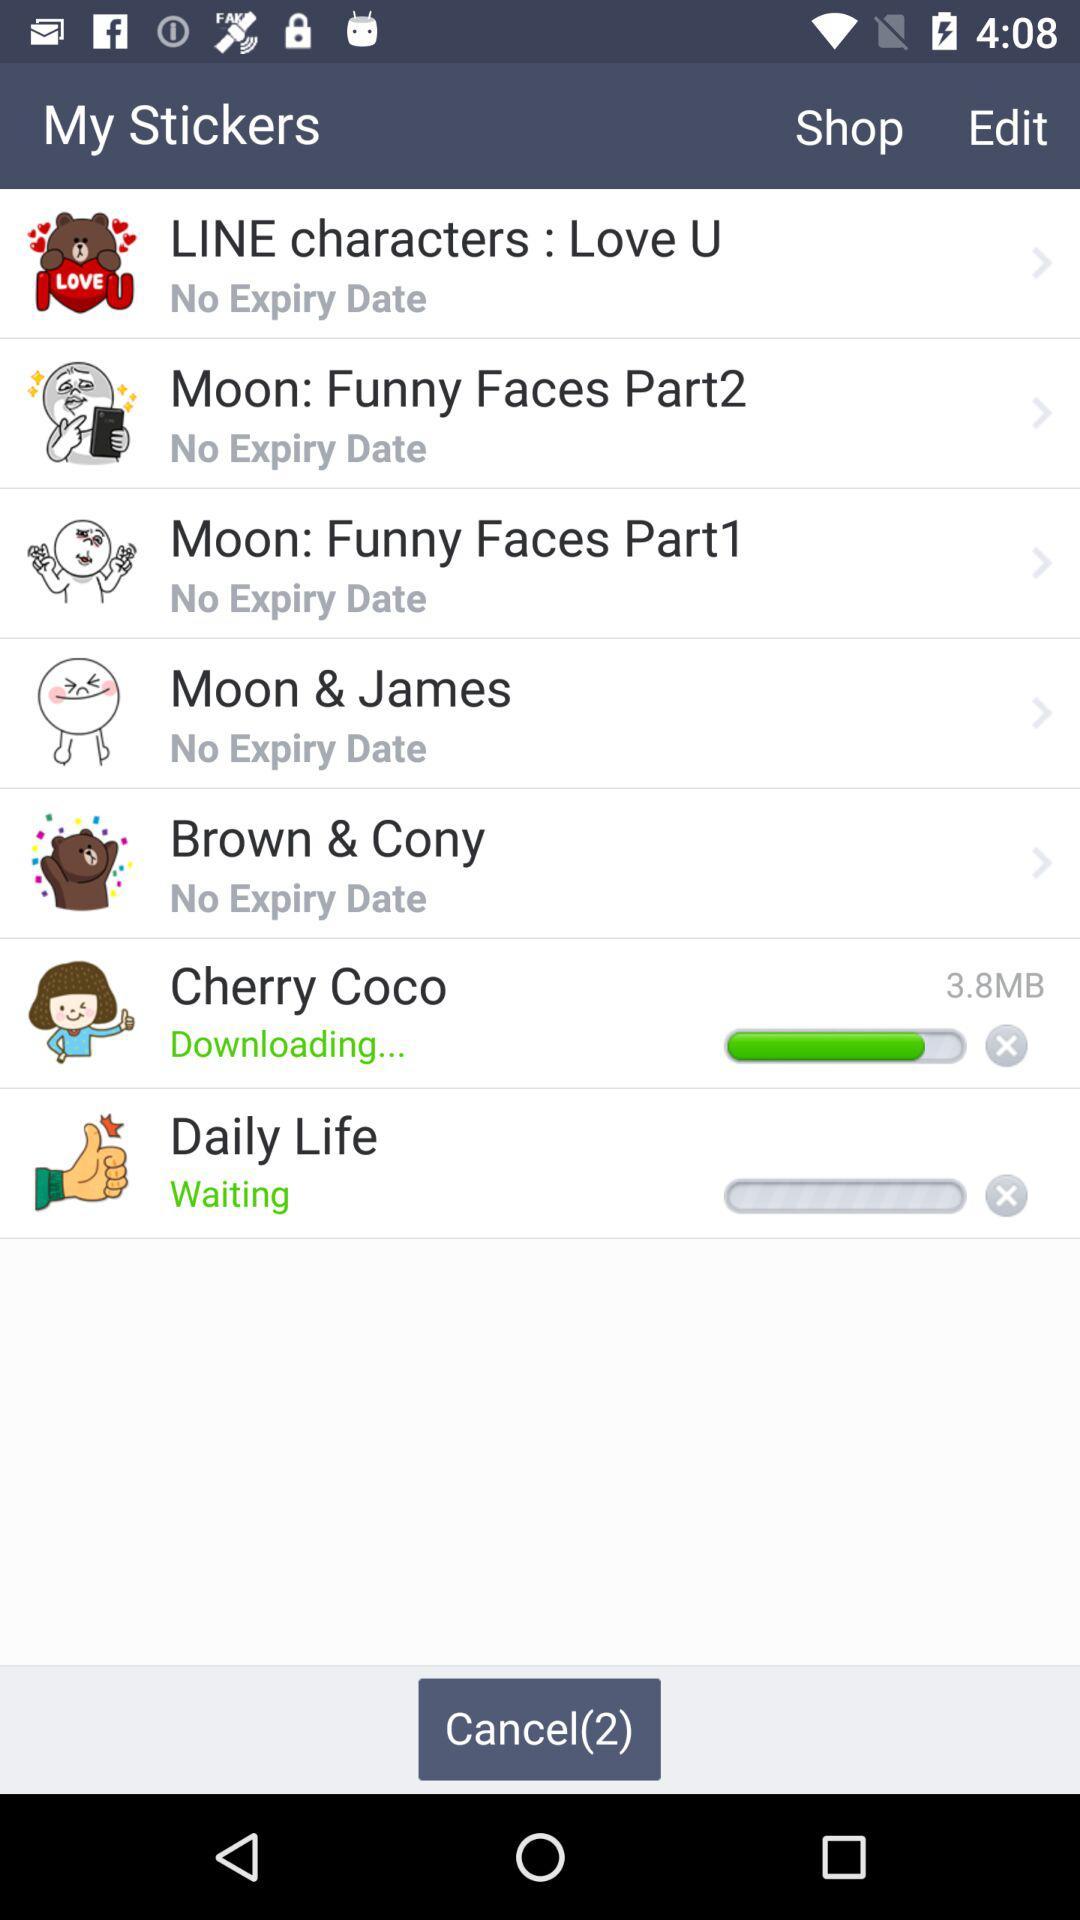  What do you see at coordinates (1006, 1046) in the screenshot?
I see `stop download` at bounding box center [1006, 1046].